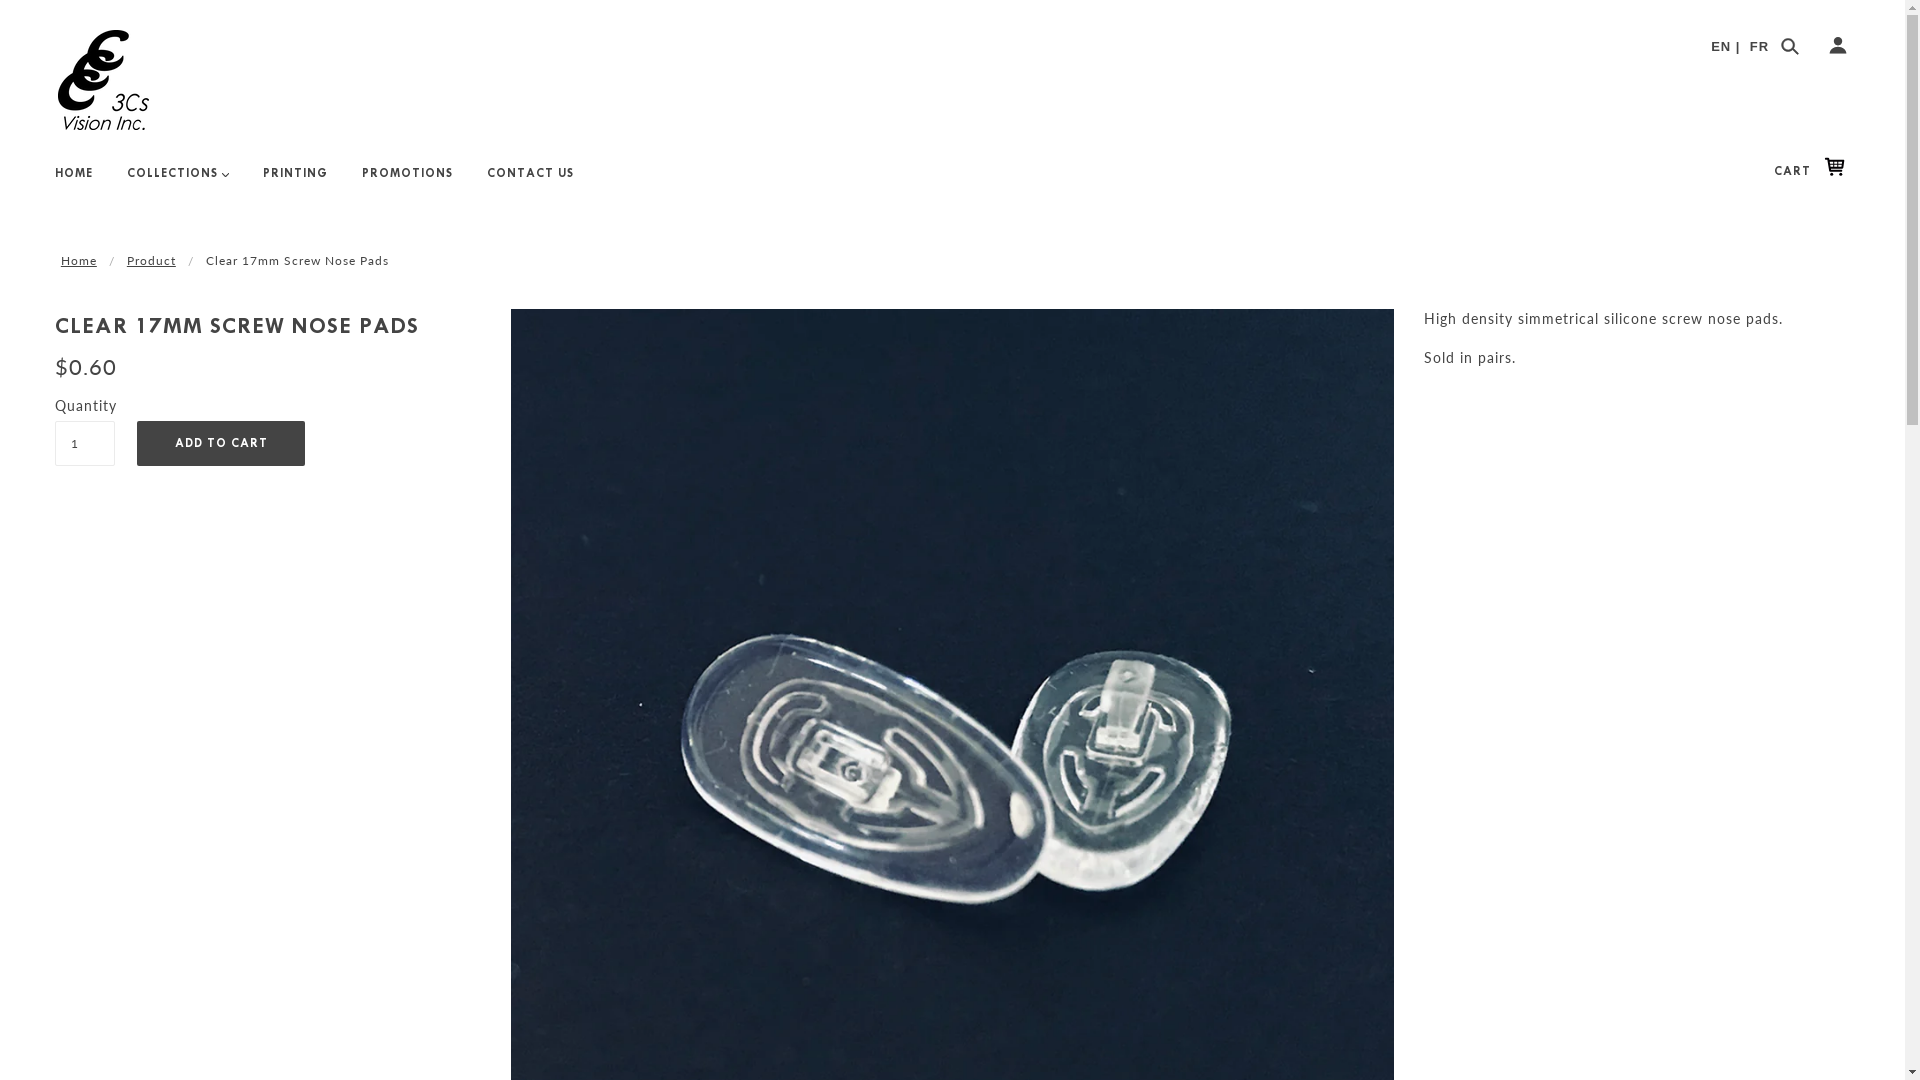  Describe the element at coordinates (406, 181) in the screenshot. I see `'PROMOTIONS'` at that location.